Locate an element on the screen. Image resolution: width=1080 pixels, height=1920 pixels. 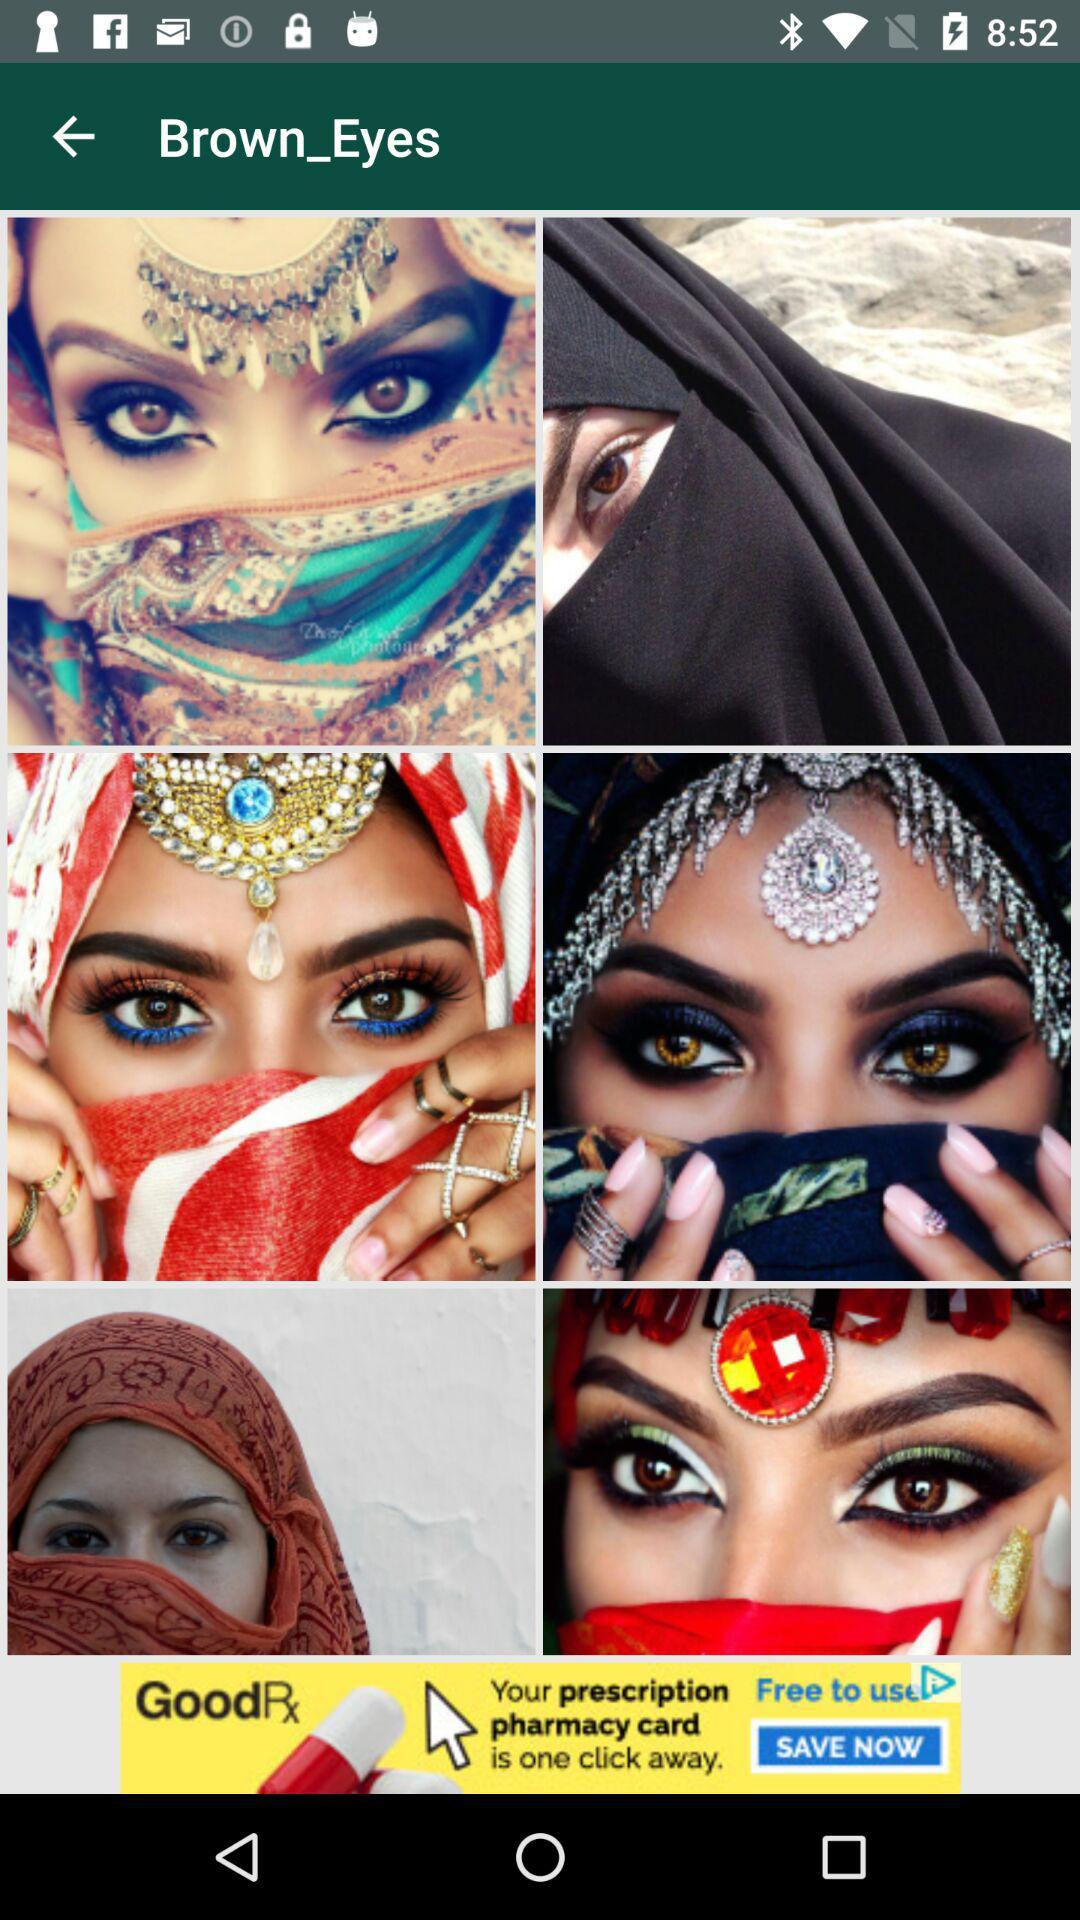
open advertisement is located at coordinates (540, 1727).